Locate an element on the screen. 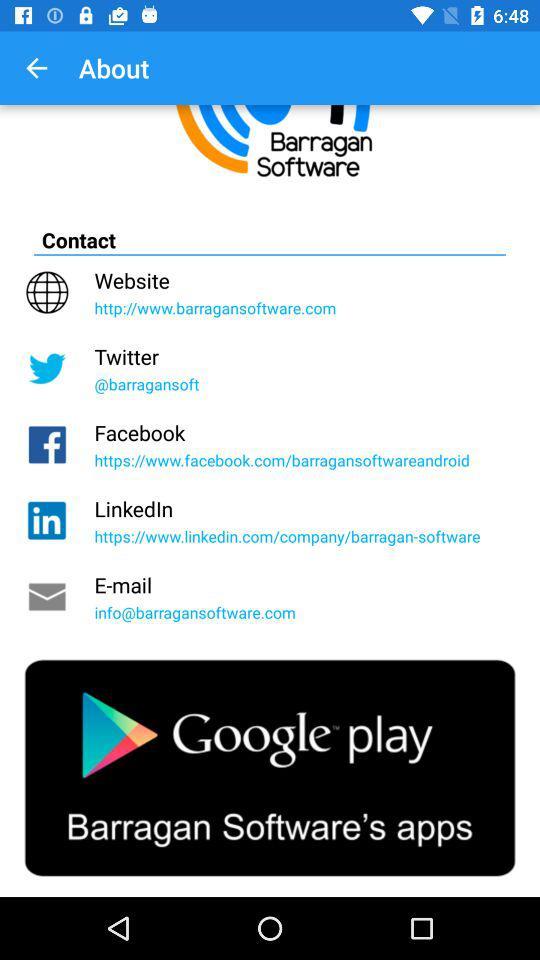 This screenshot has height=960, width=540. icon next to the about icon is located at coordinates (36, 68).